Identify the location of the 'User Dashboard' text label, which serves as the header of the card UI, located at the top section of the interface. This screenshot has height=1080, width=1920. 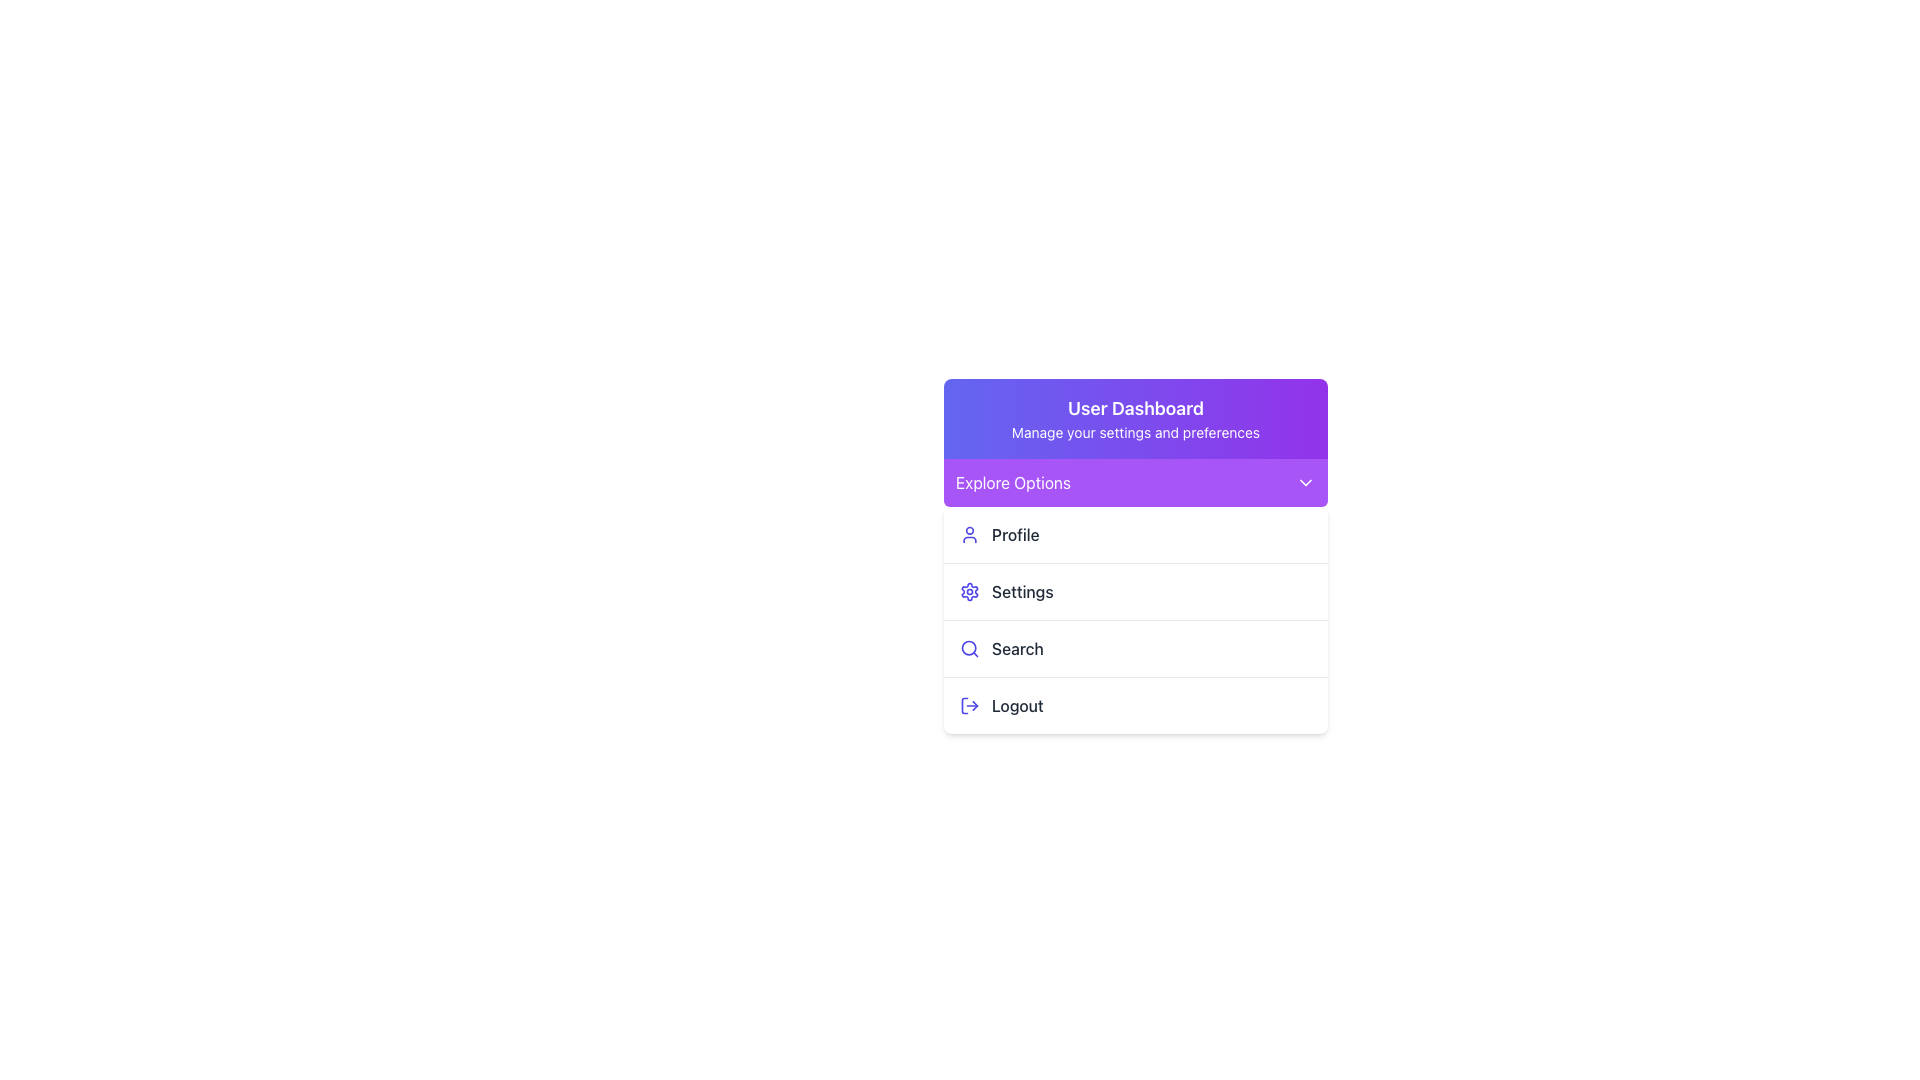
(1136, 407).